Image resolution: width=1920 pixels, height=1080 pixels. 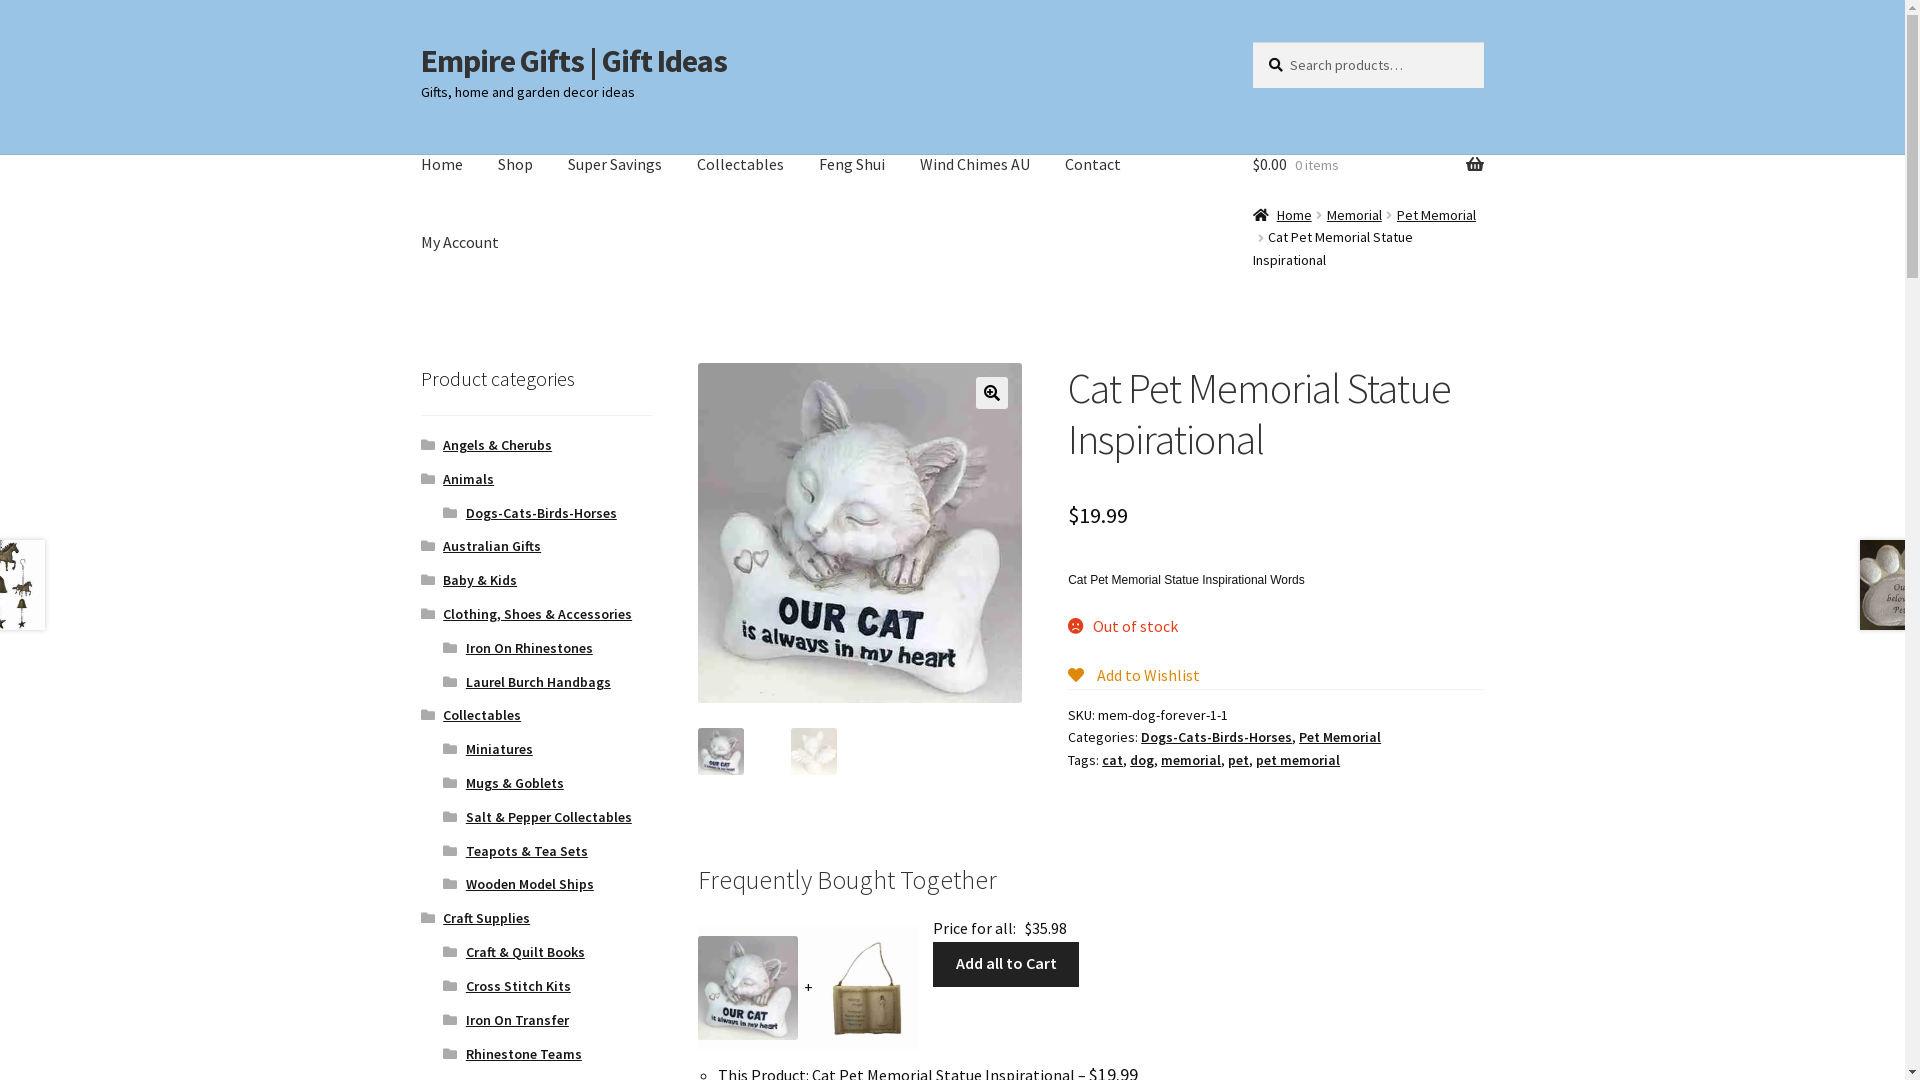 I want to click on 'Teapots & Tea Sets', so click(x=527, y=851).